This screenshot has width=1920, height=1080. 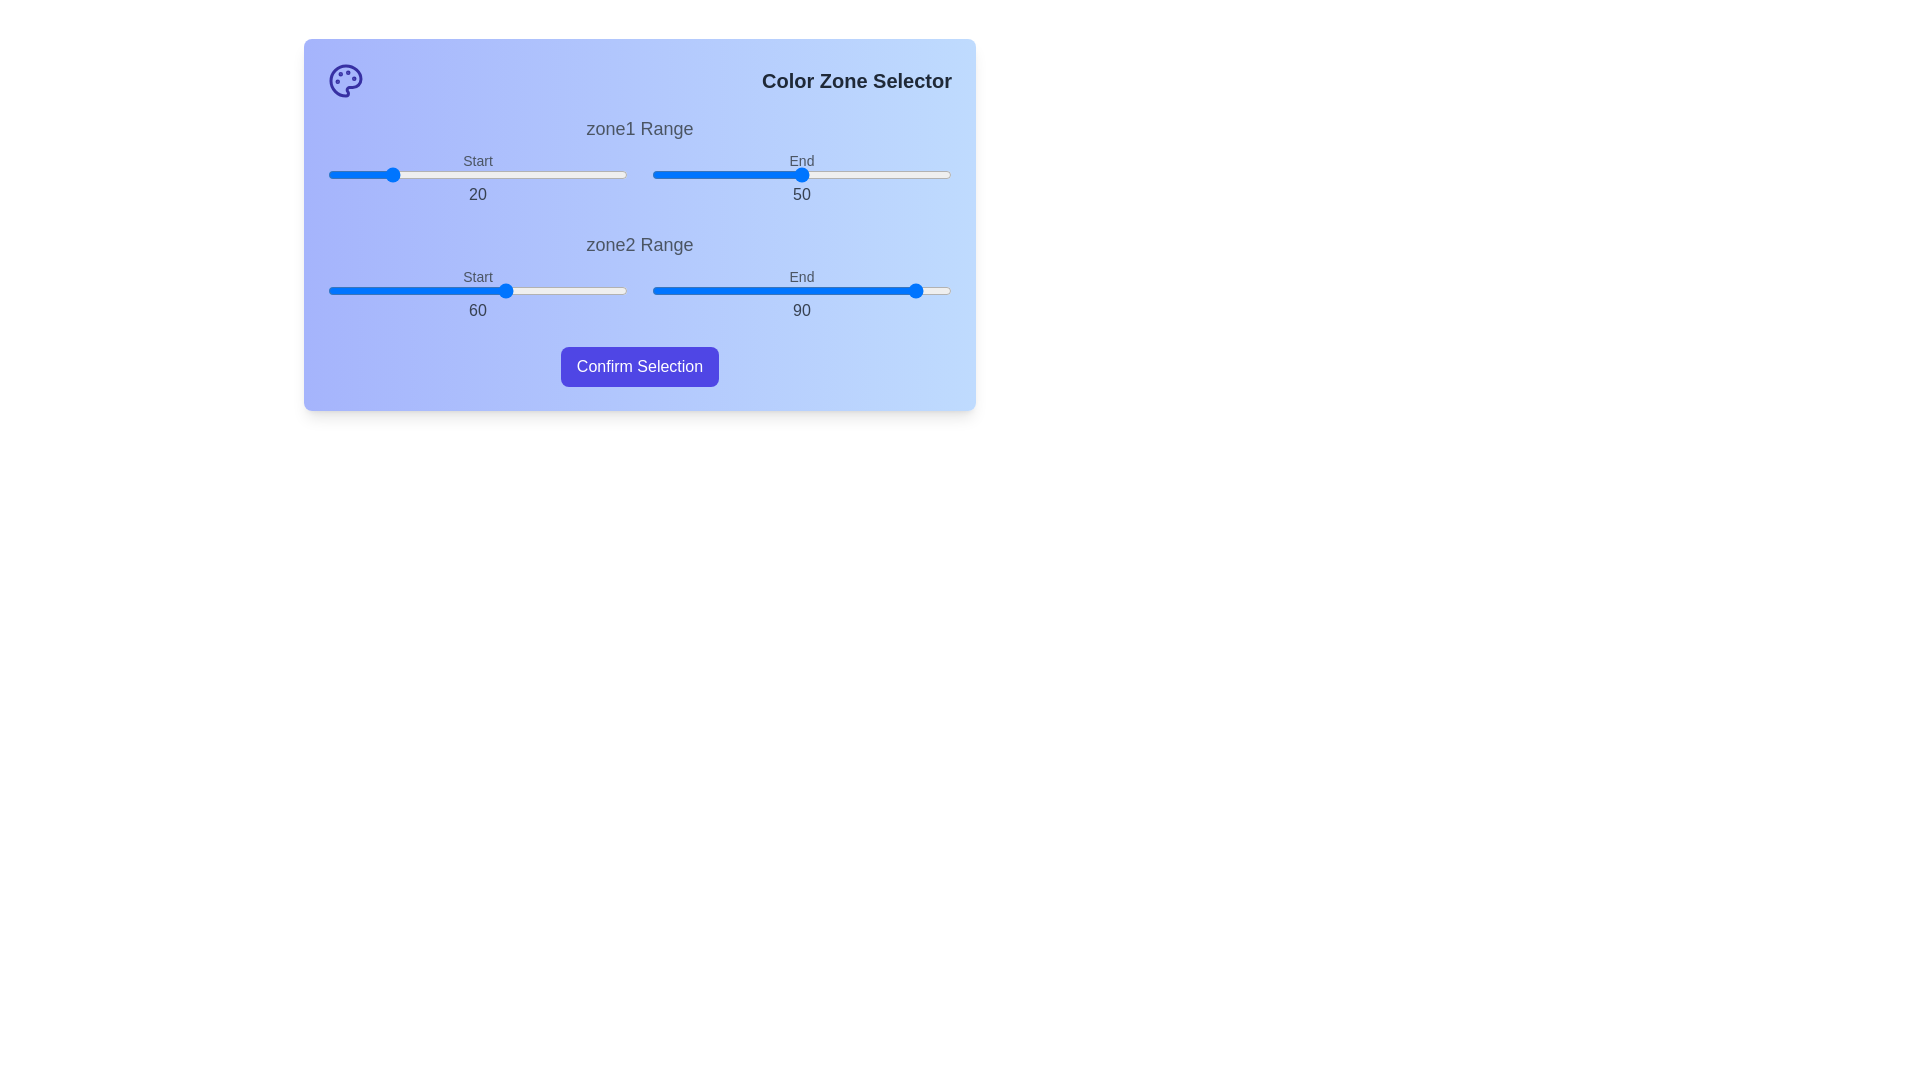 What do you see at coordinates (397, 173) in the screenshot?
I see `the start range slider for zone1 to 23` at bounding box center [397, 173].